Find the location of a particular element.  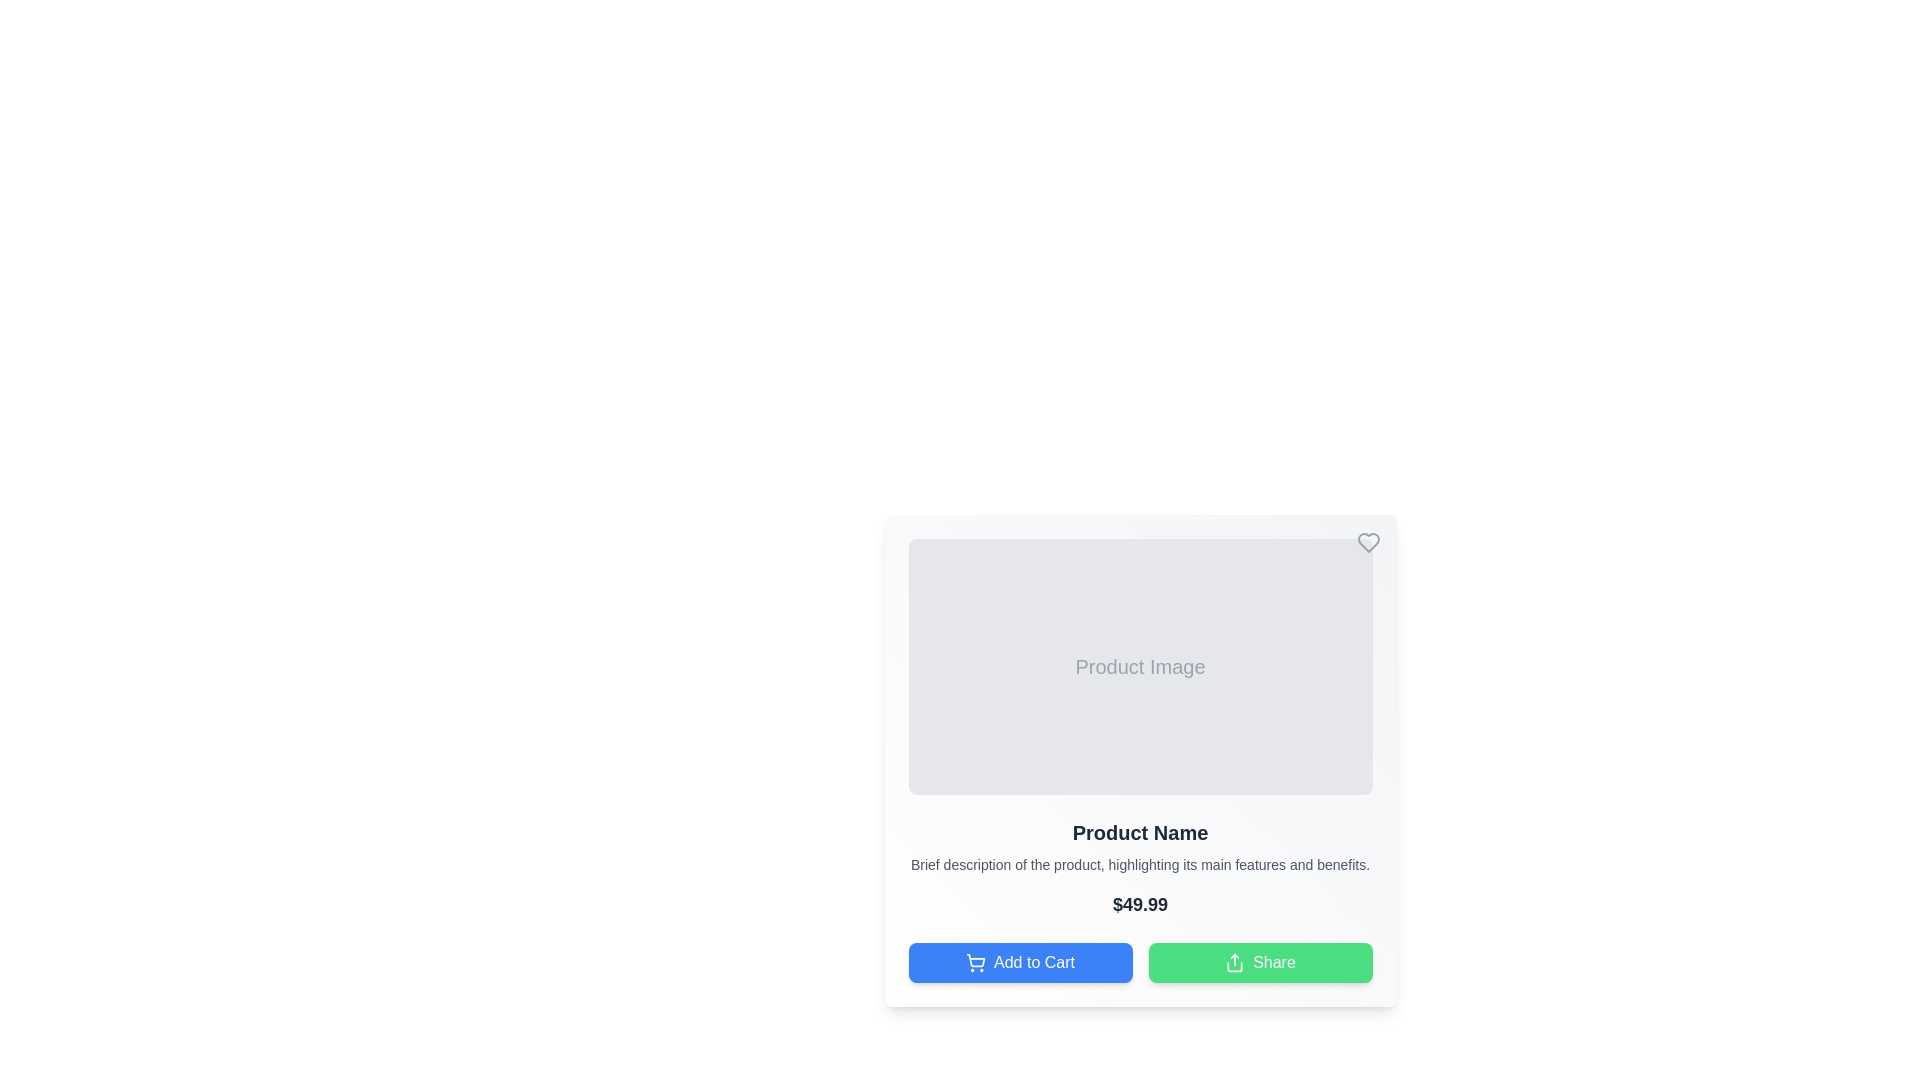

the button labeled for adding an item to the shopping cart, located within a blue button towards the bottom-left of a card layout, next to the green 'Share' button is located at coordinates (1034, 962).